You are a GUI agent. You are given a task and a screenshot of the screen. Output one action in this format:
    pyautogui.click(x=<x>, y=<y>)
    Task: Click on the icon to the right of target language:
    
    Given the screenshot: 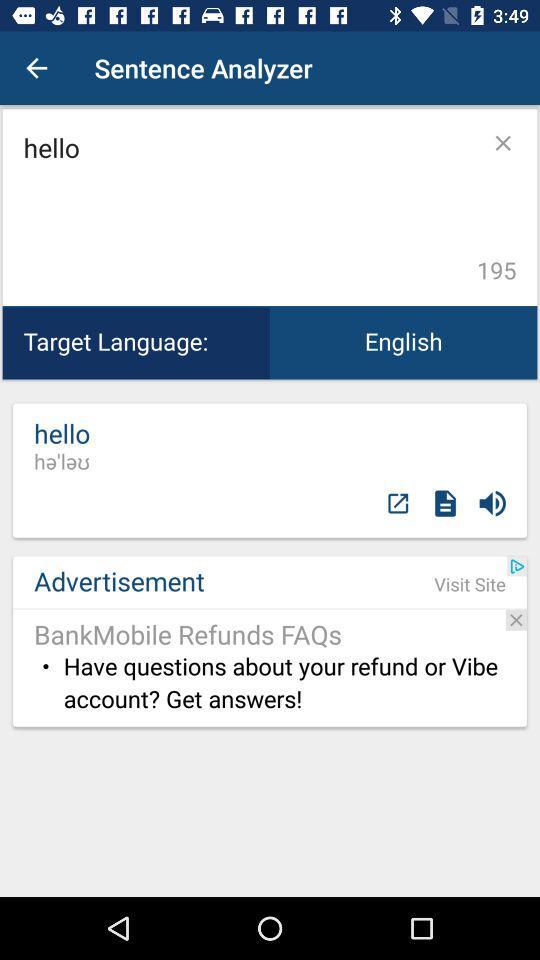 What is the action you would take?
    pyautogui.click(x=403, y=342)
    